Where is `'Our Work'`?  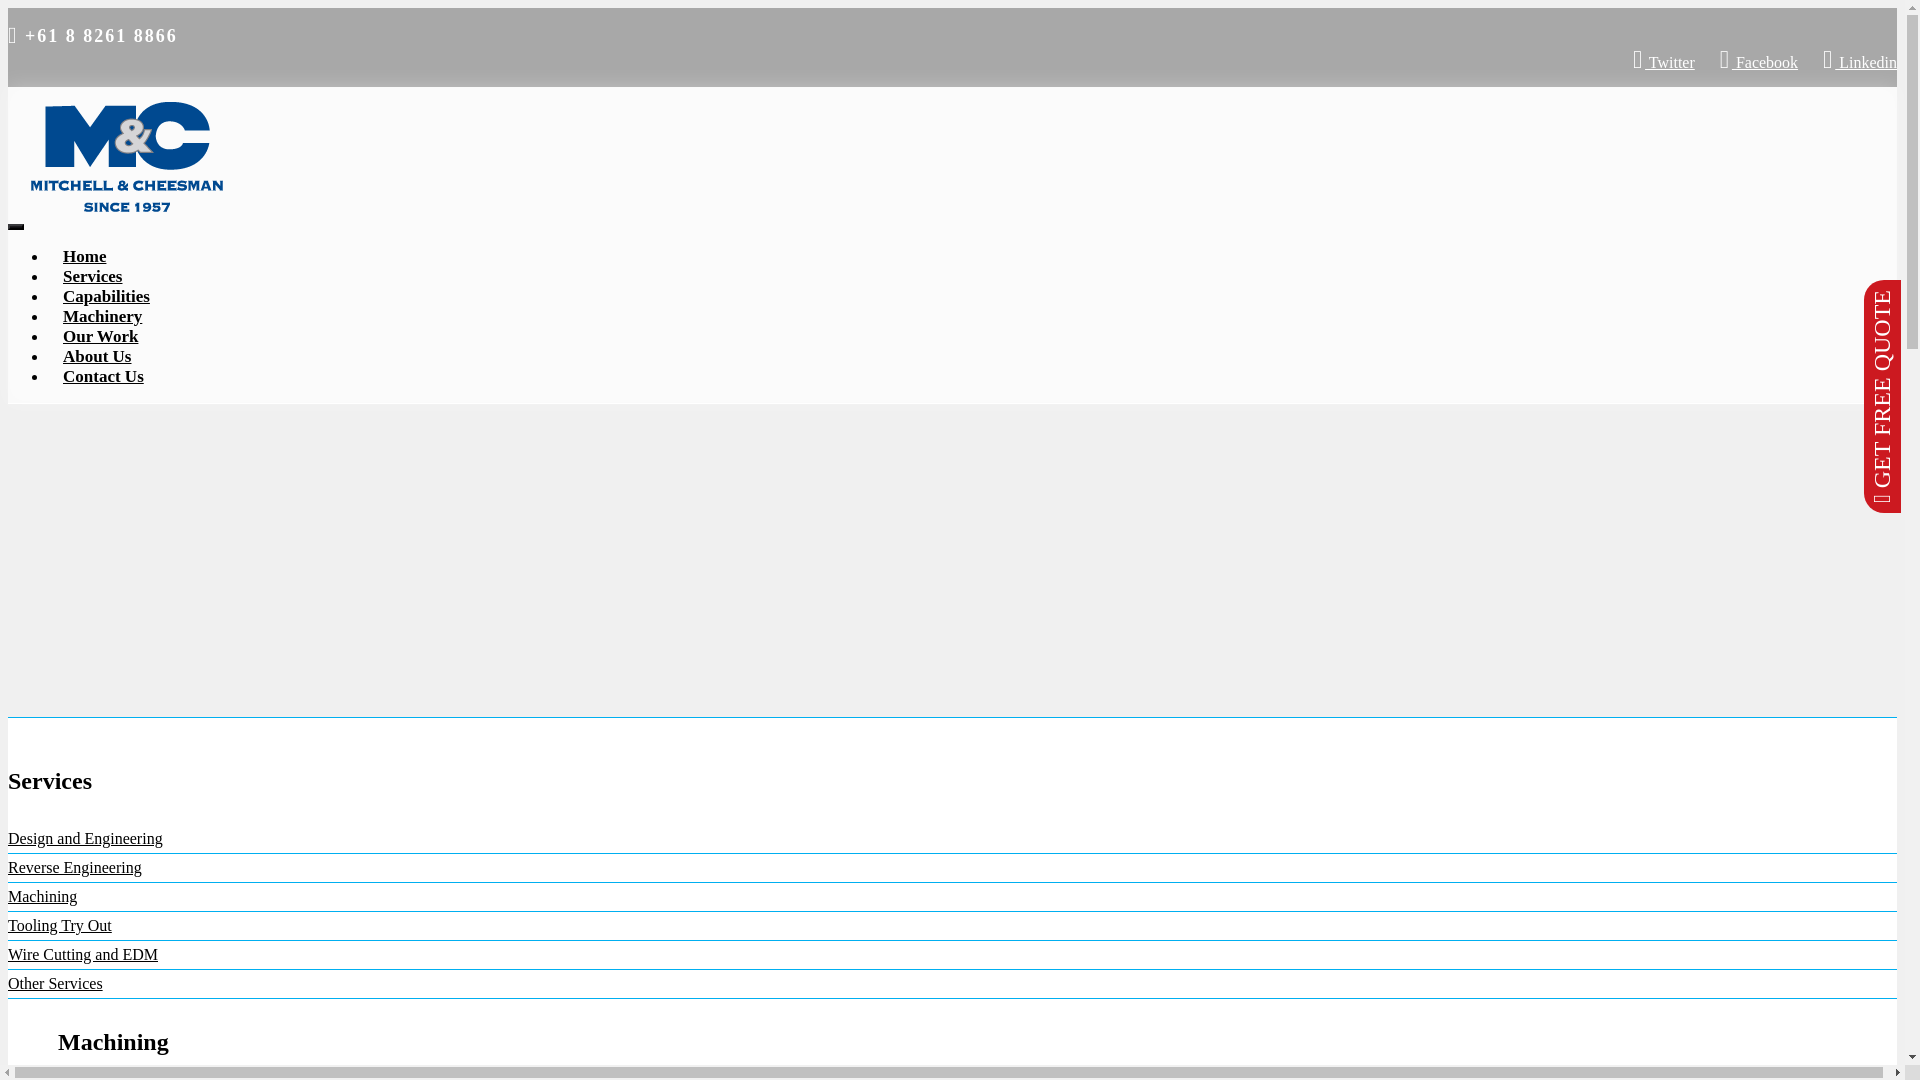 'Our Work' is located at coordinates (99, 335).